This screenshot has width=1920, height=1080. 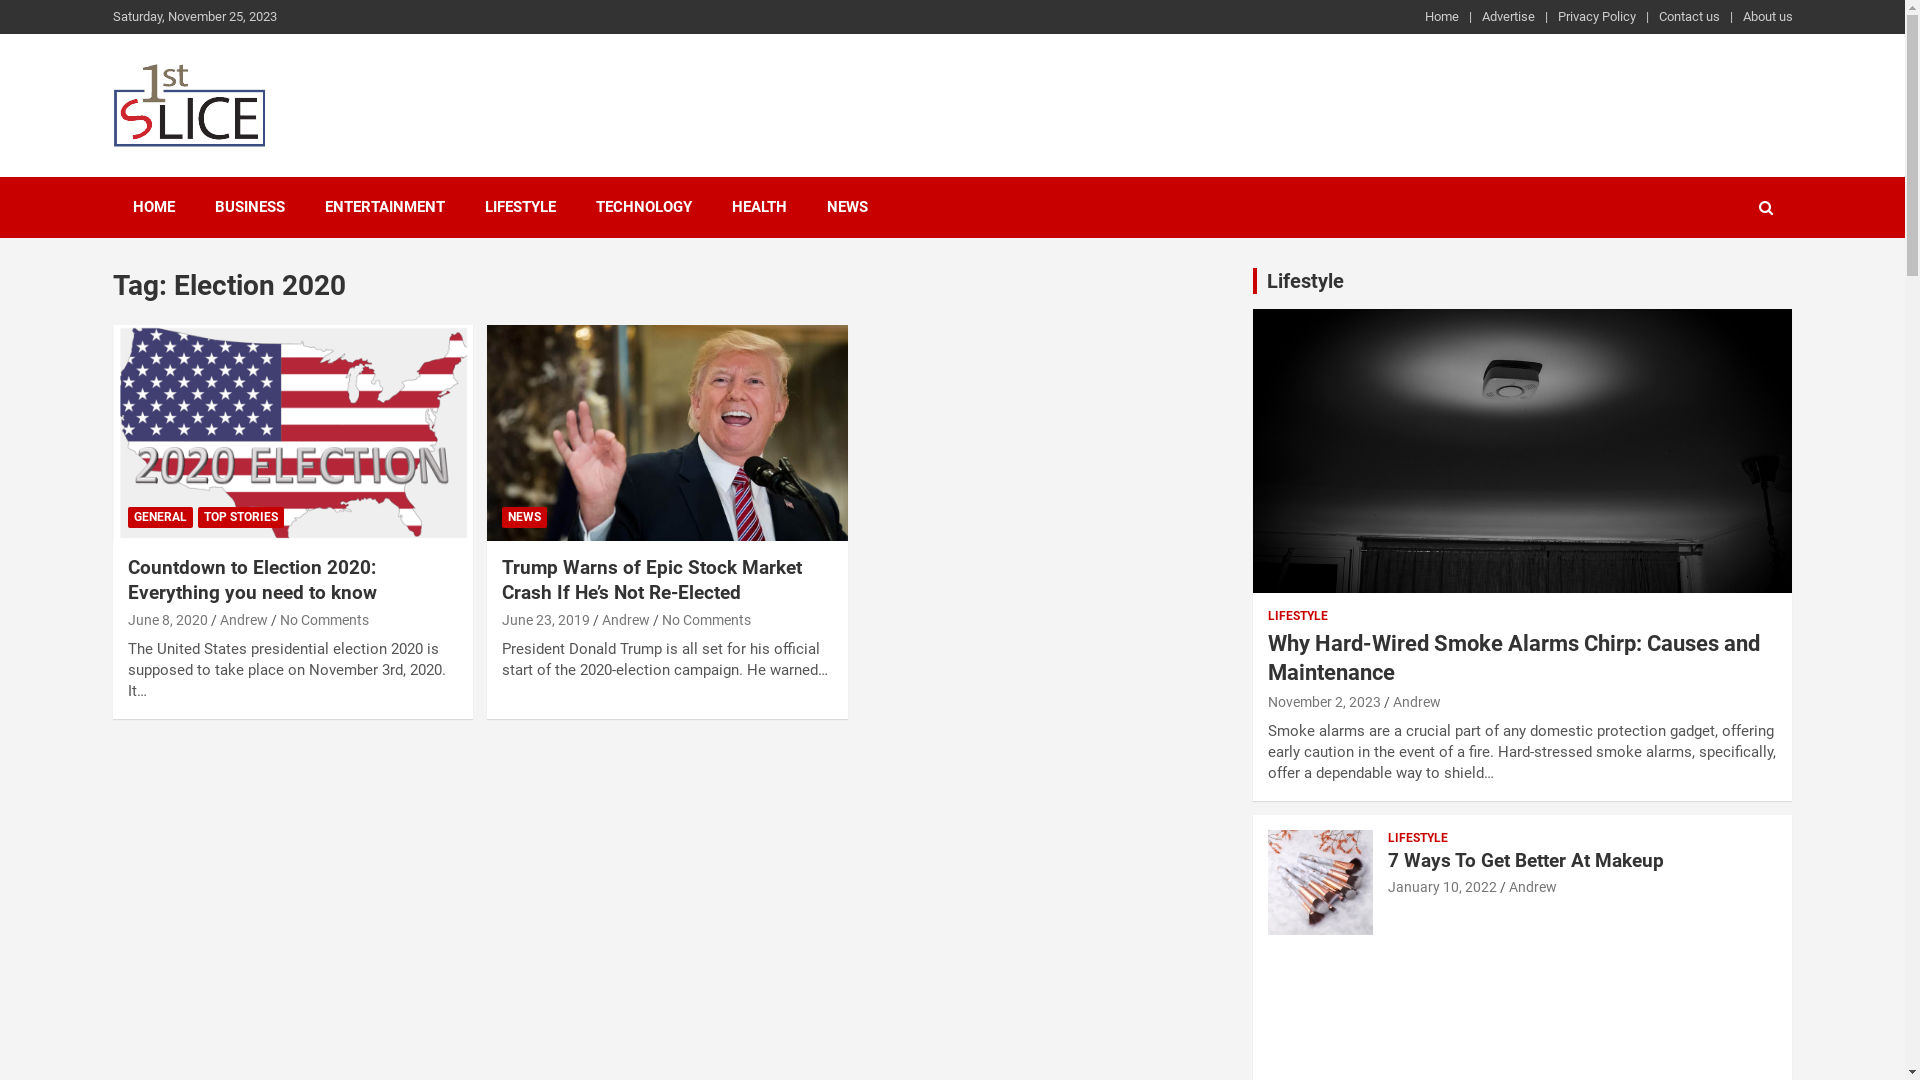 What do you see at coordinates (1266, 658) in the screenshot?
I see `'Why Hard-Wired Smoke Alarms Chirp: Causes and Maintenance'` at bounding box center [1266, 658].